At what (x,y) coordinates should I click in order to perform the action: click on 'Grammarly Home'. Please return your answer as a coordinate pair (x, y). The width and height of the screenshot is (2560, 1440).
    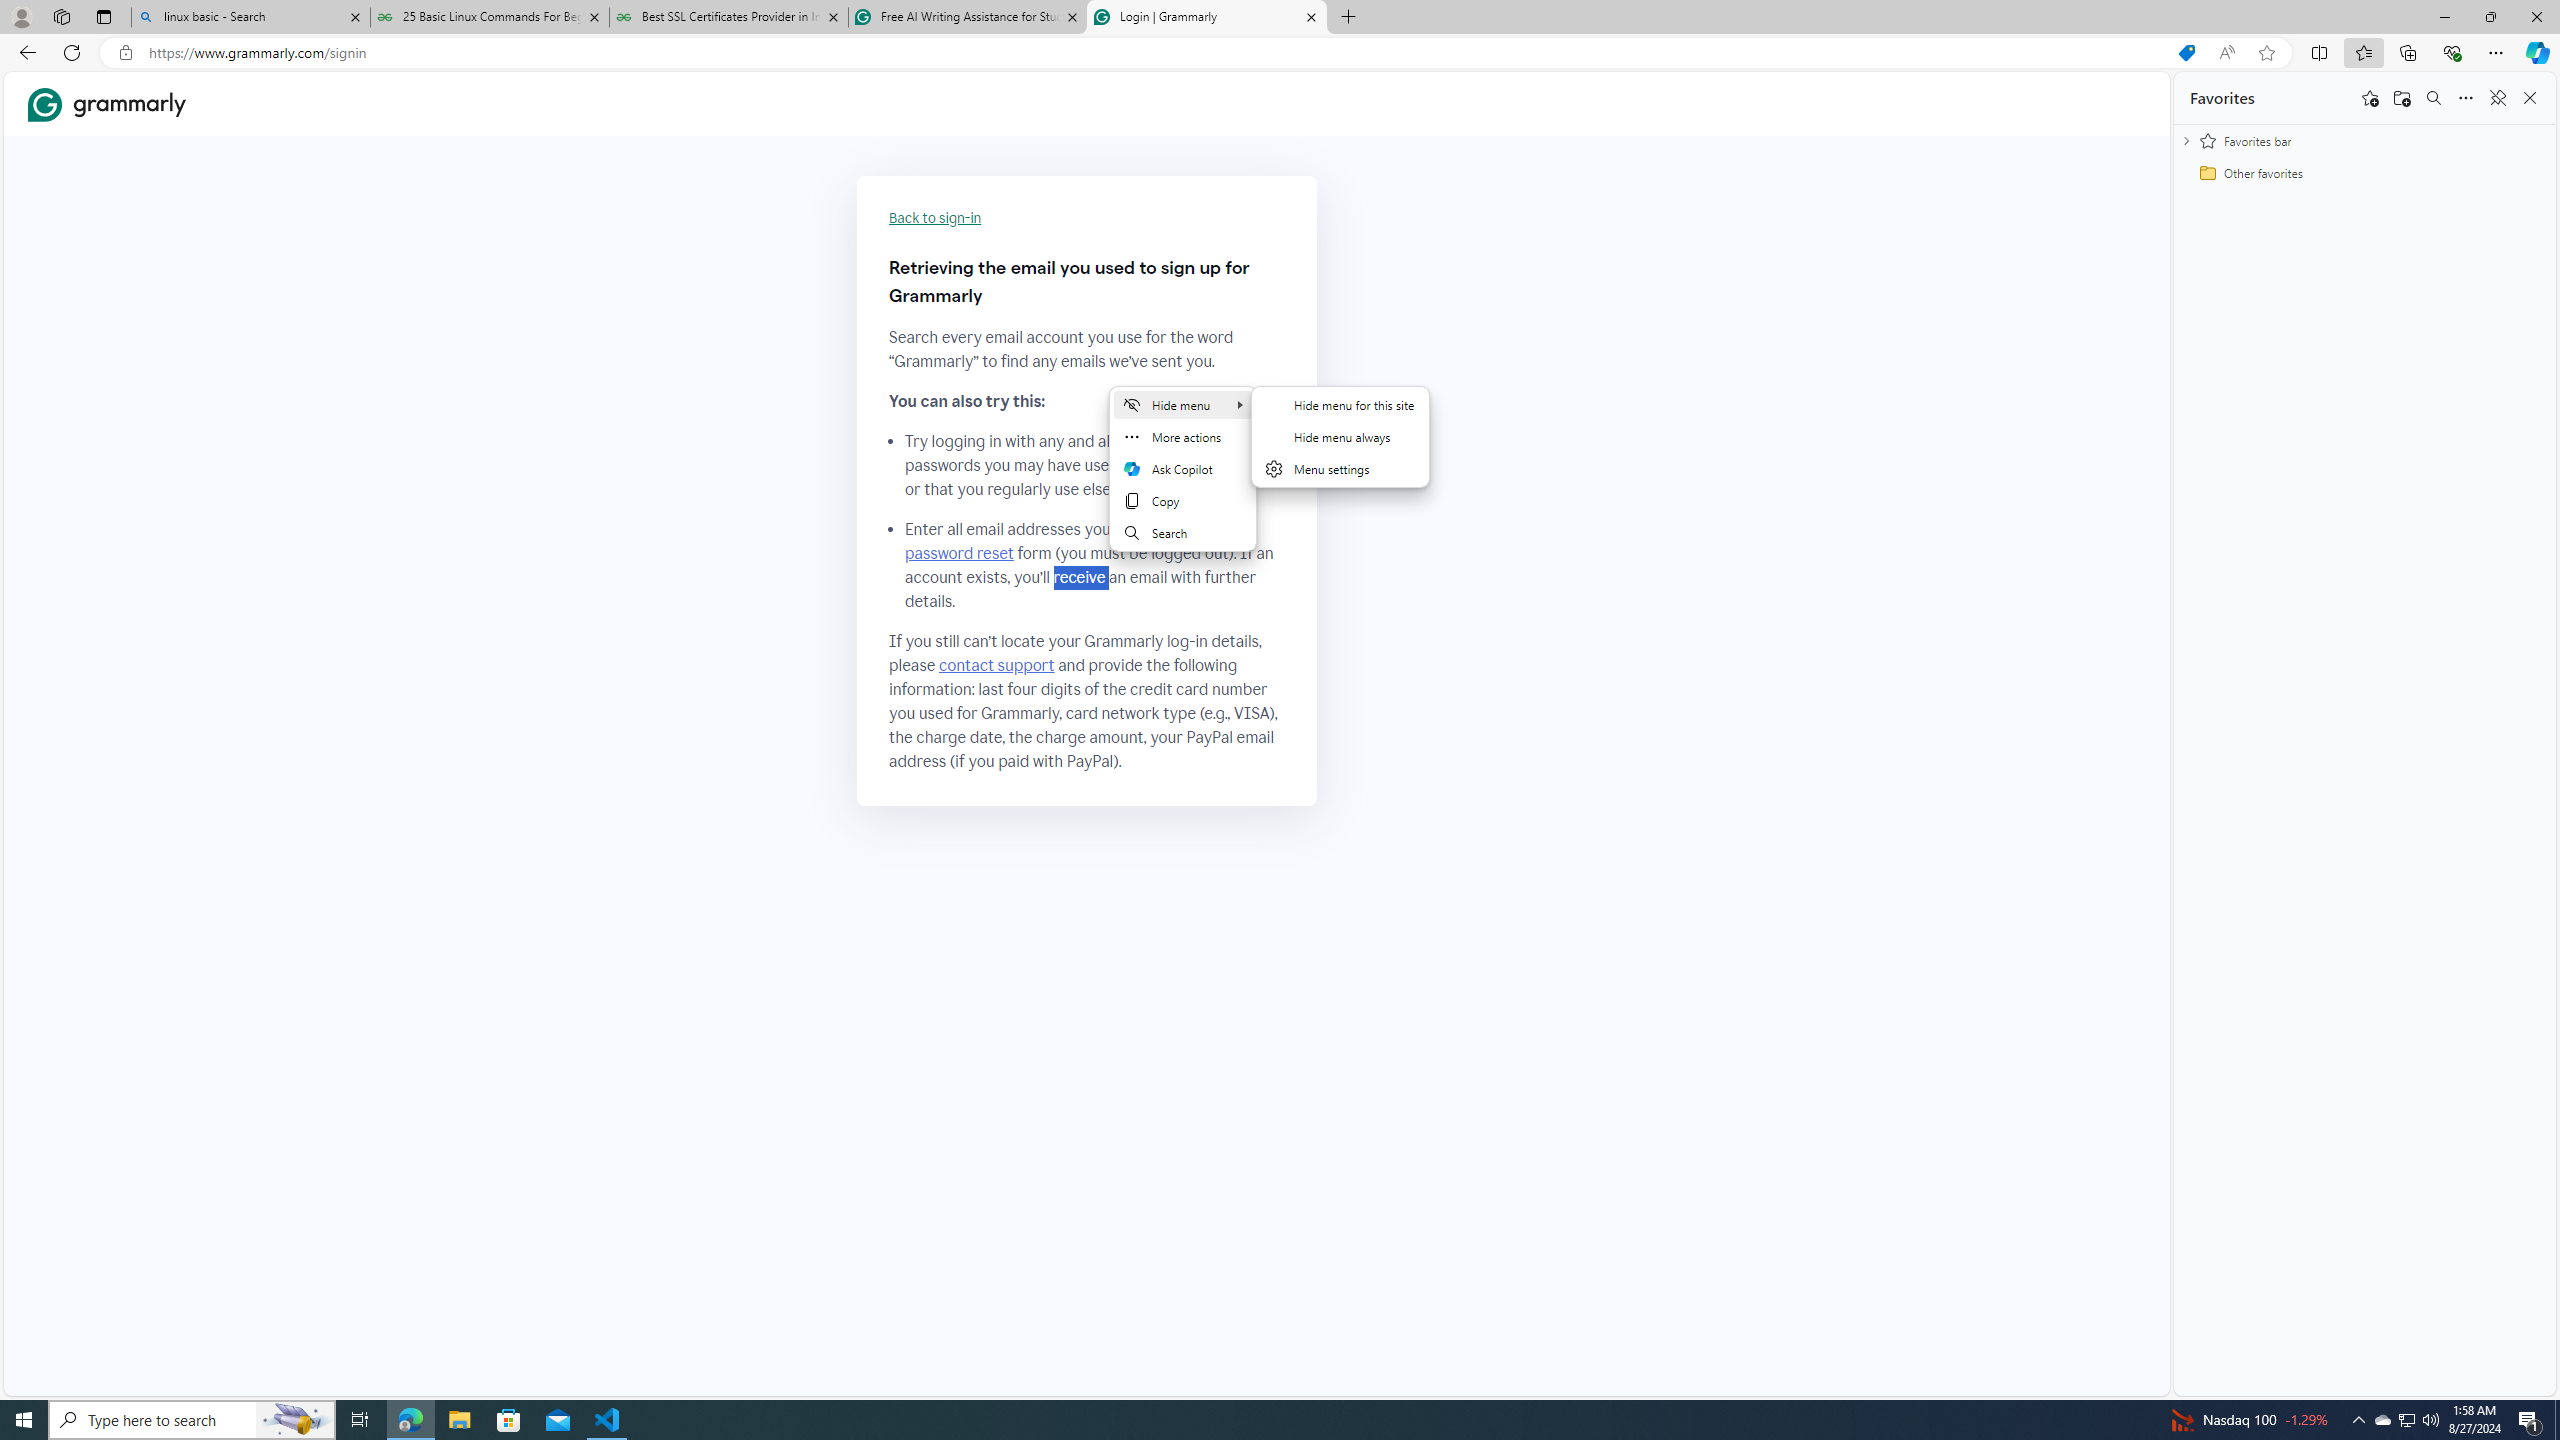
    Looking at the image, I should click on (106, 104).